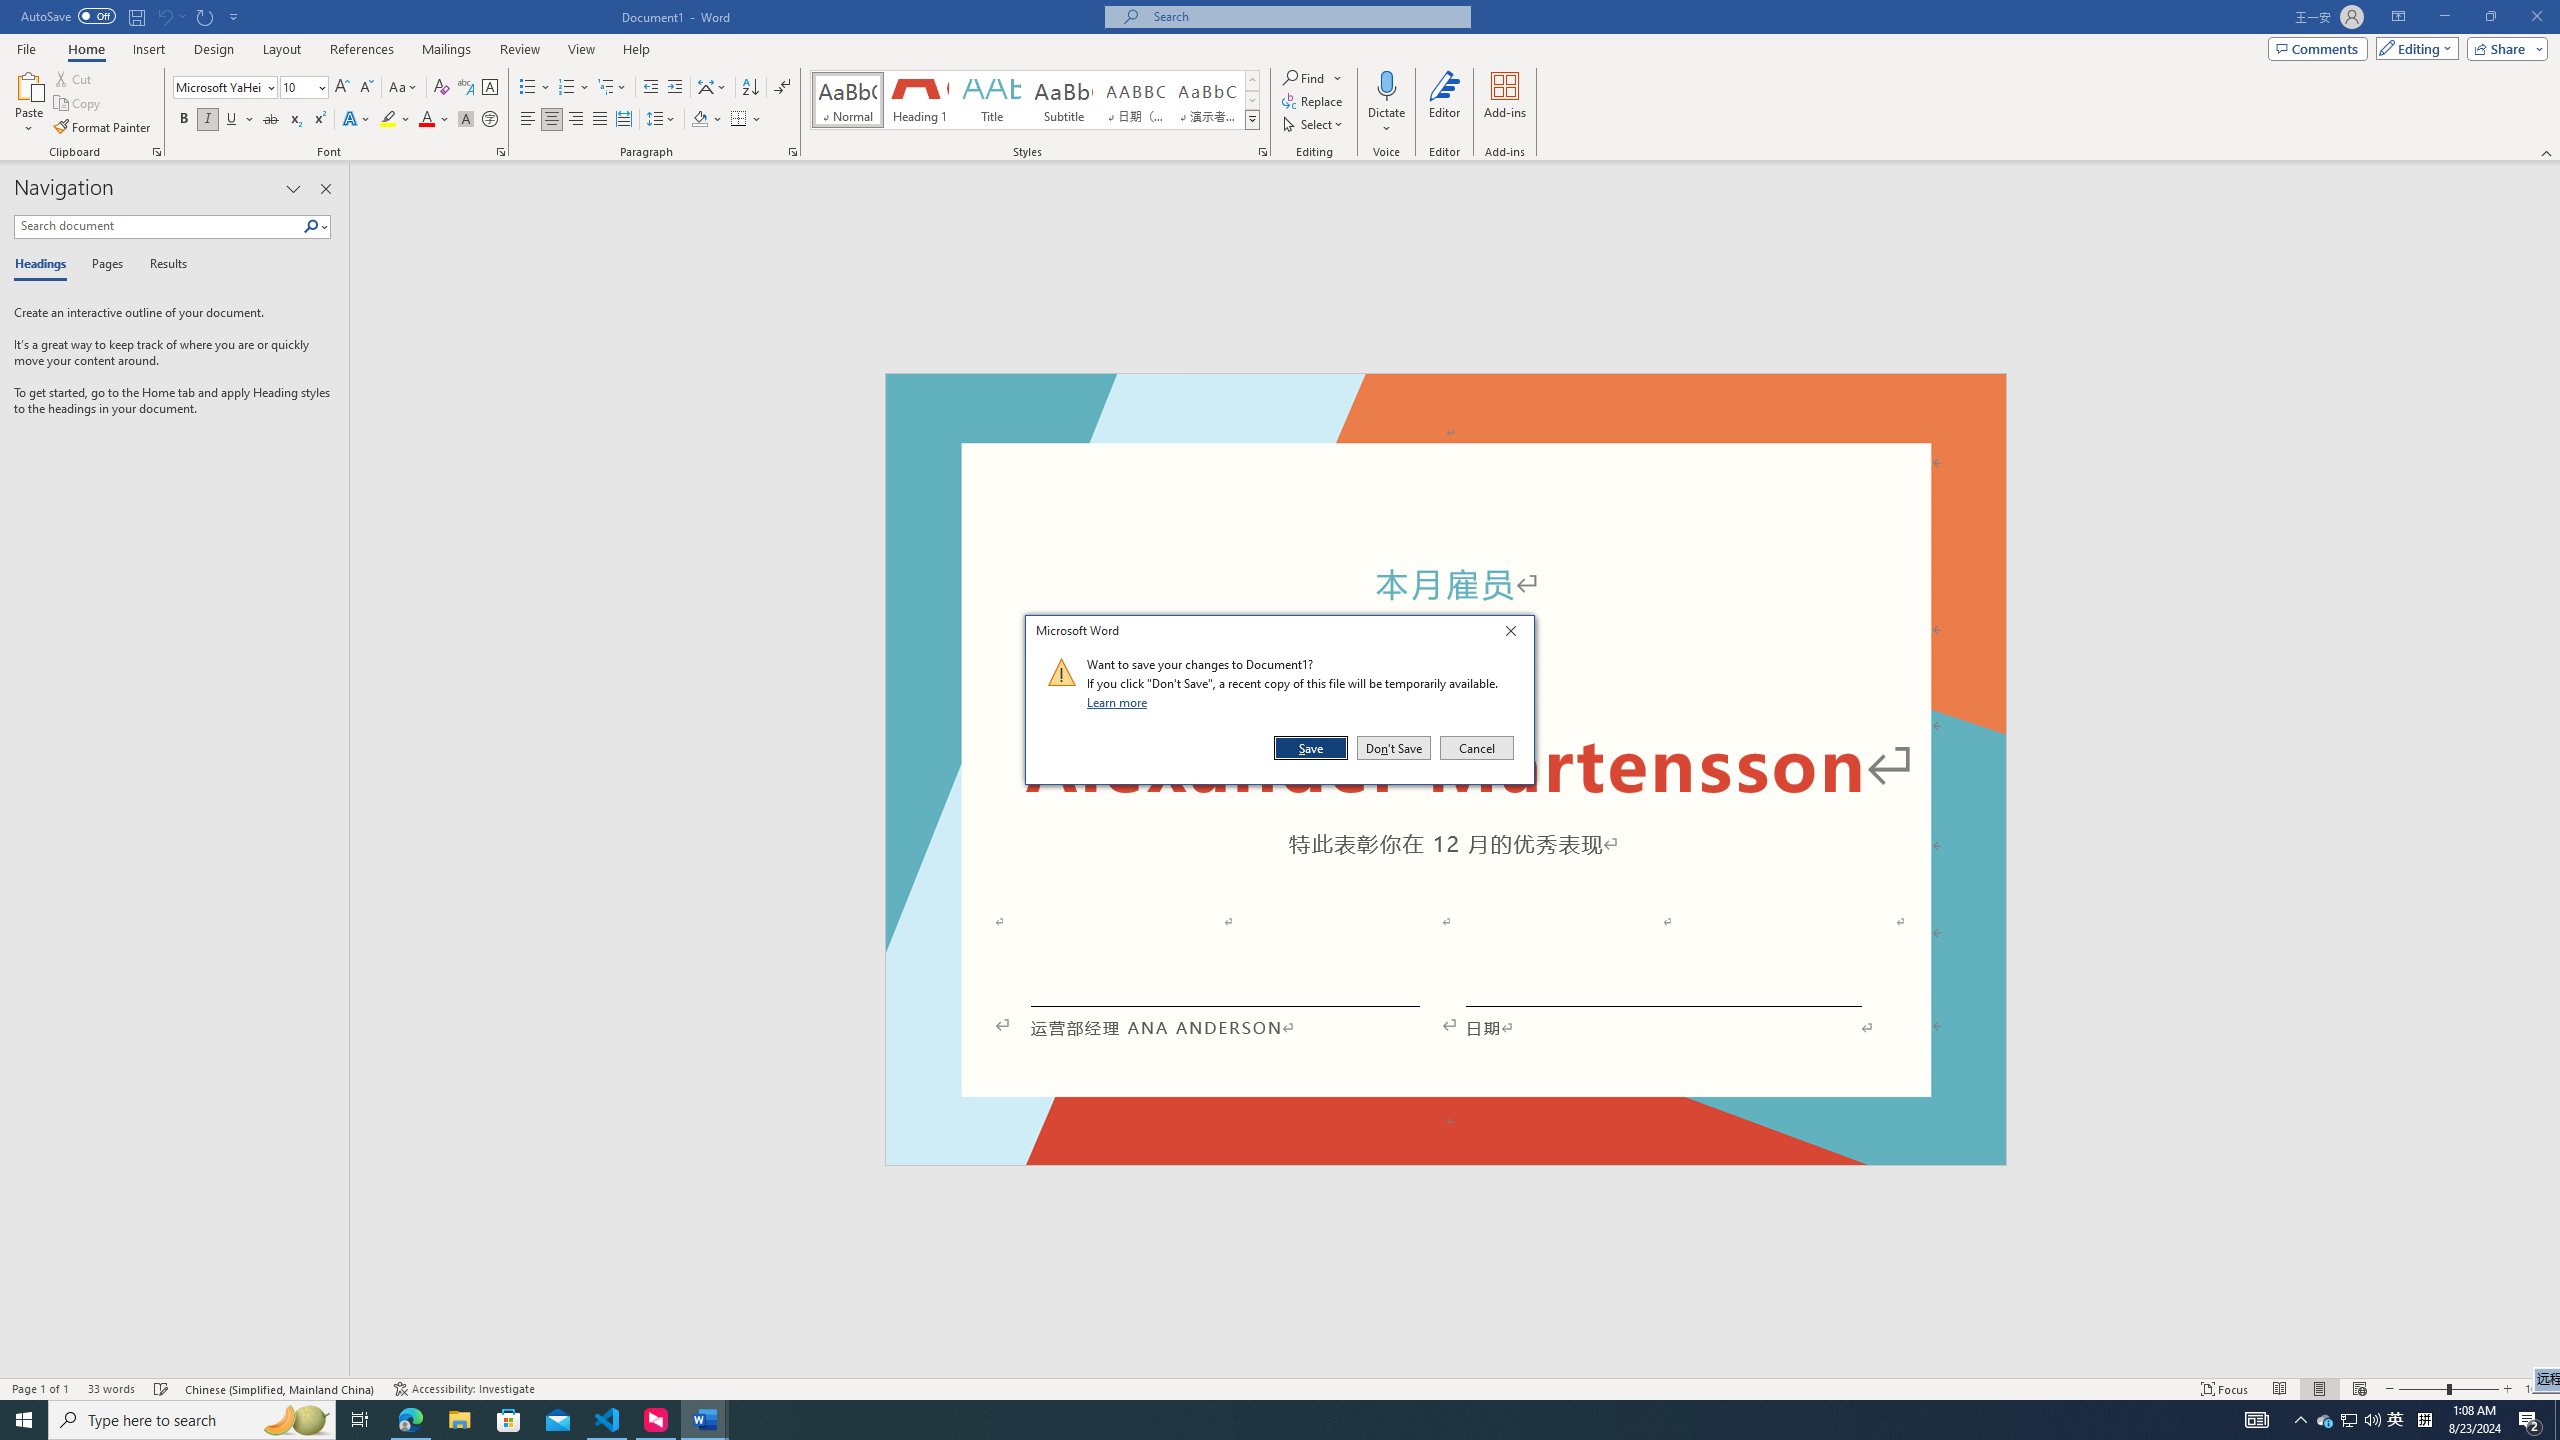 The width and height of the screenshot is (2560, 1440). Describe the element at coordinates (1313, 99) in the screenshot. I see `'Replace...'` at that location.